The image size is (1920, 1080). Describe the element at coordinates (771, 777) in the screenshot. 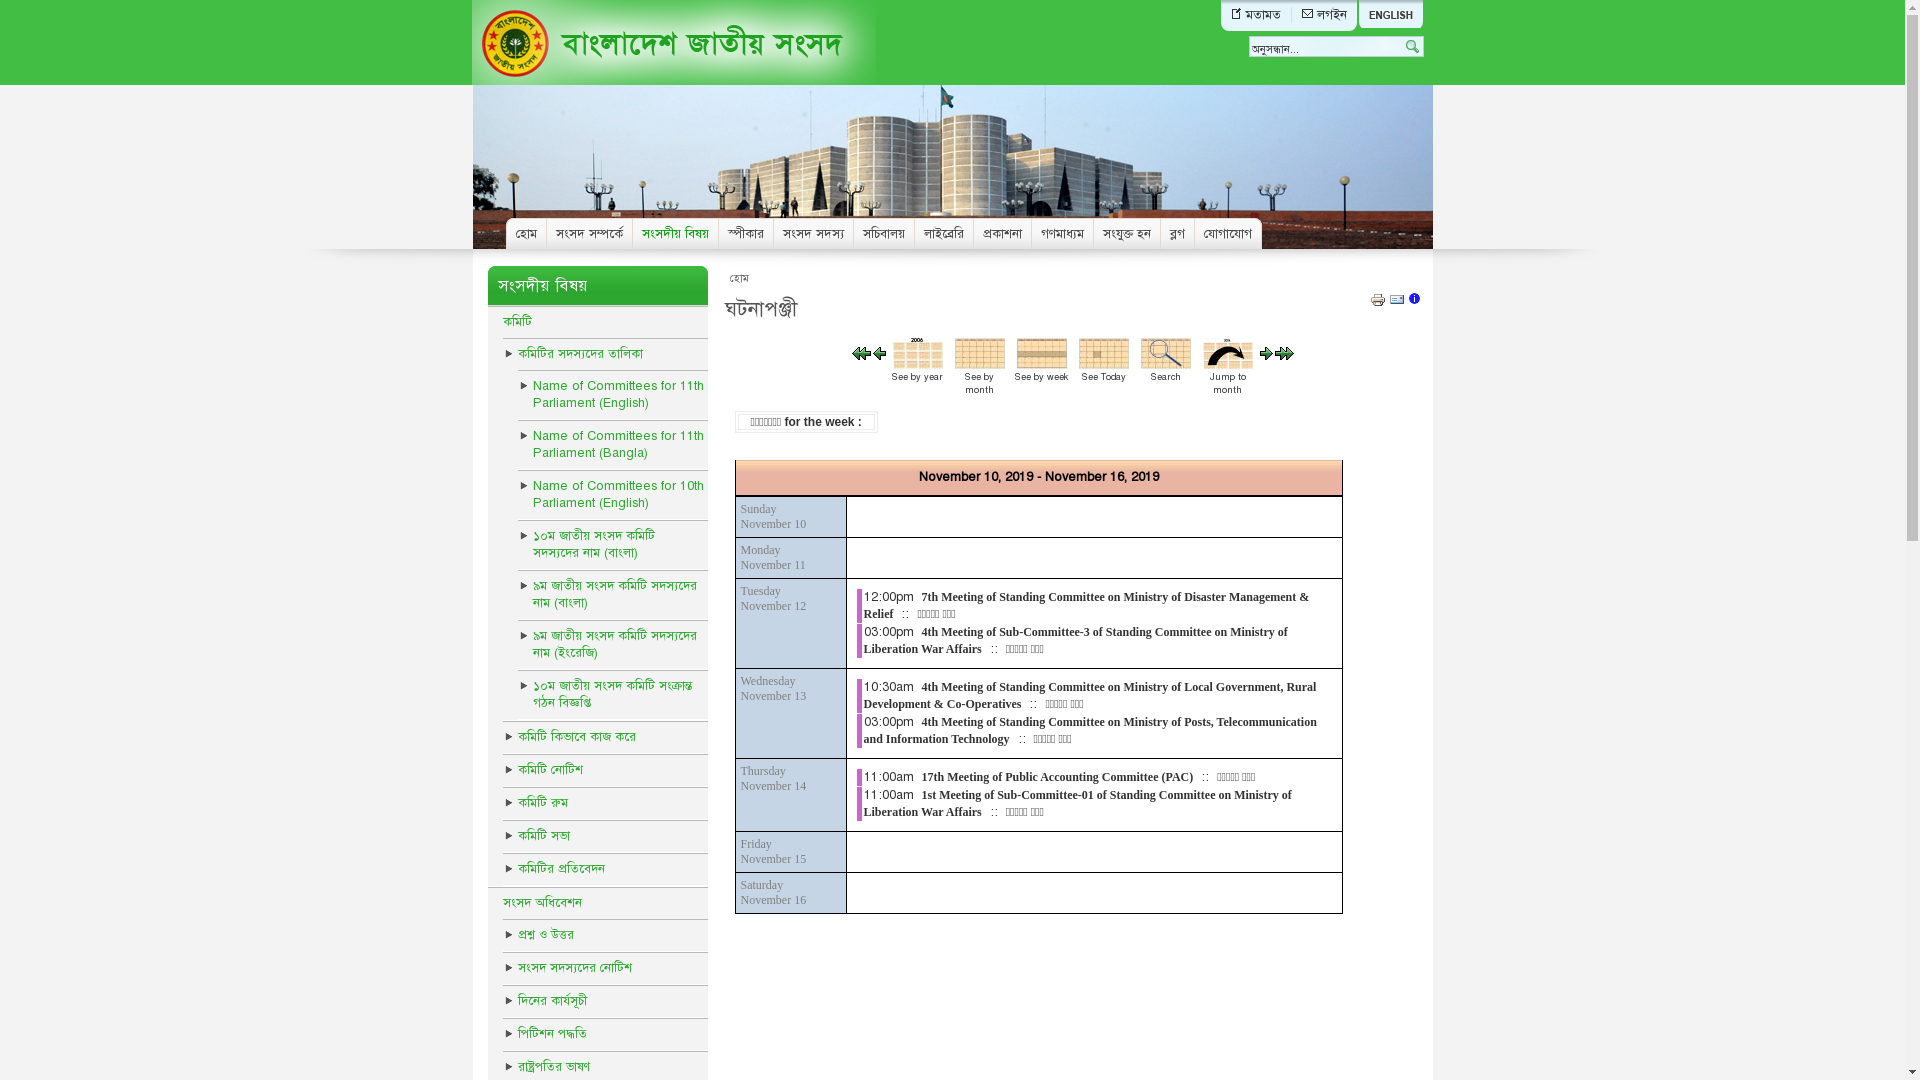

I see `'Thursday` at that location.